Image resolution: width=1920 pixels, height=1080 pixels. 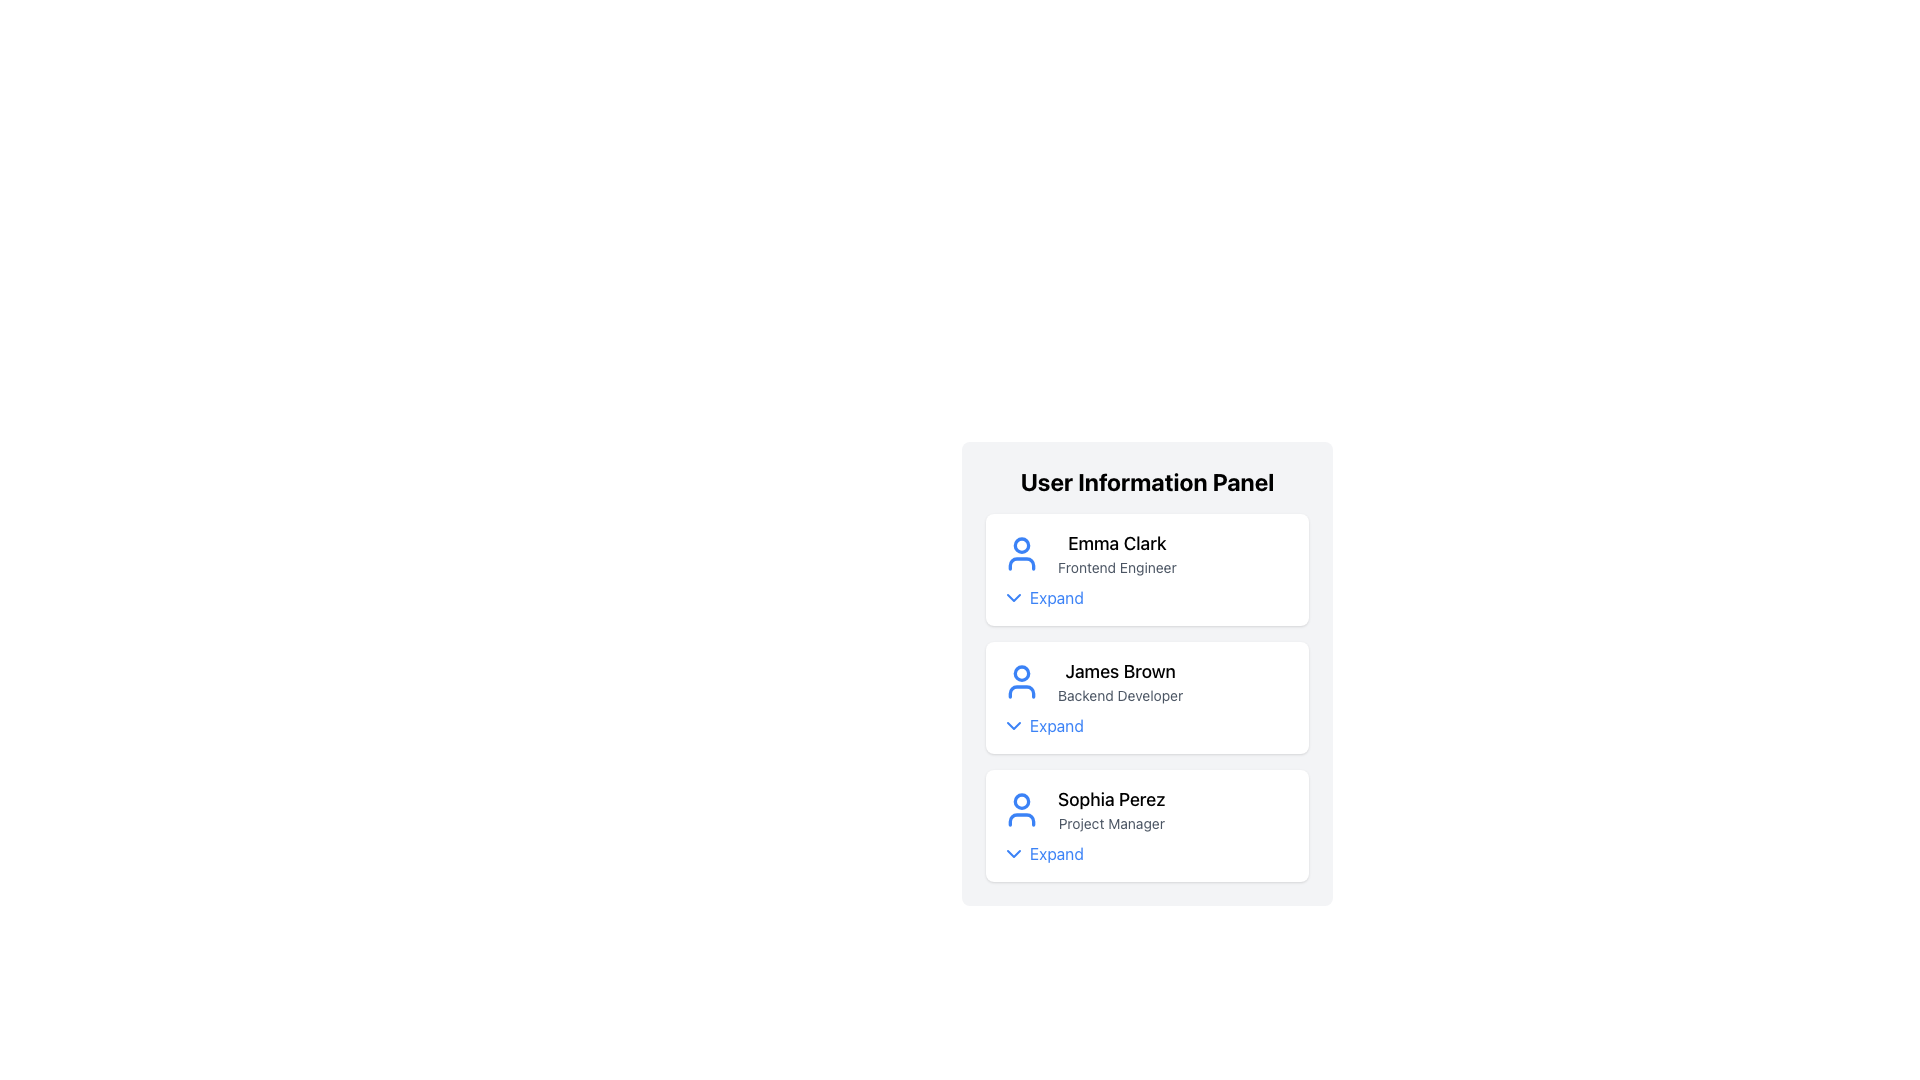 What do you see at coordinates (1022, 554) in the screenshot?
I see `the SVG-based image icon representing the user profile located in the 'Emma Clark' user section` at bounding box center [1022, 554].